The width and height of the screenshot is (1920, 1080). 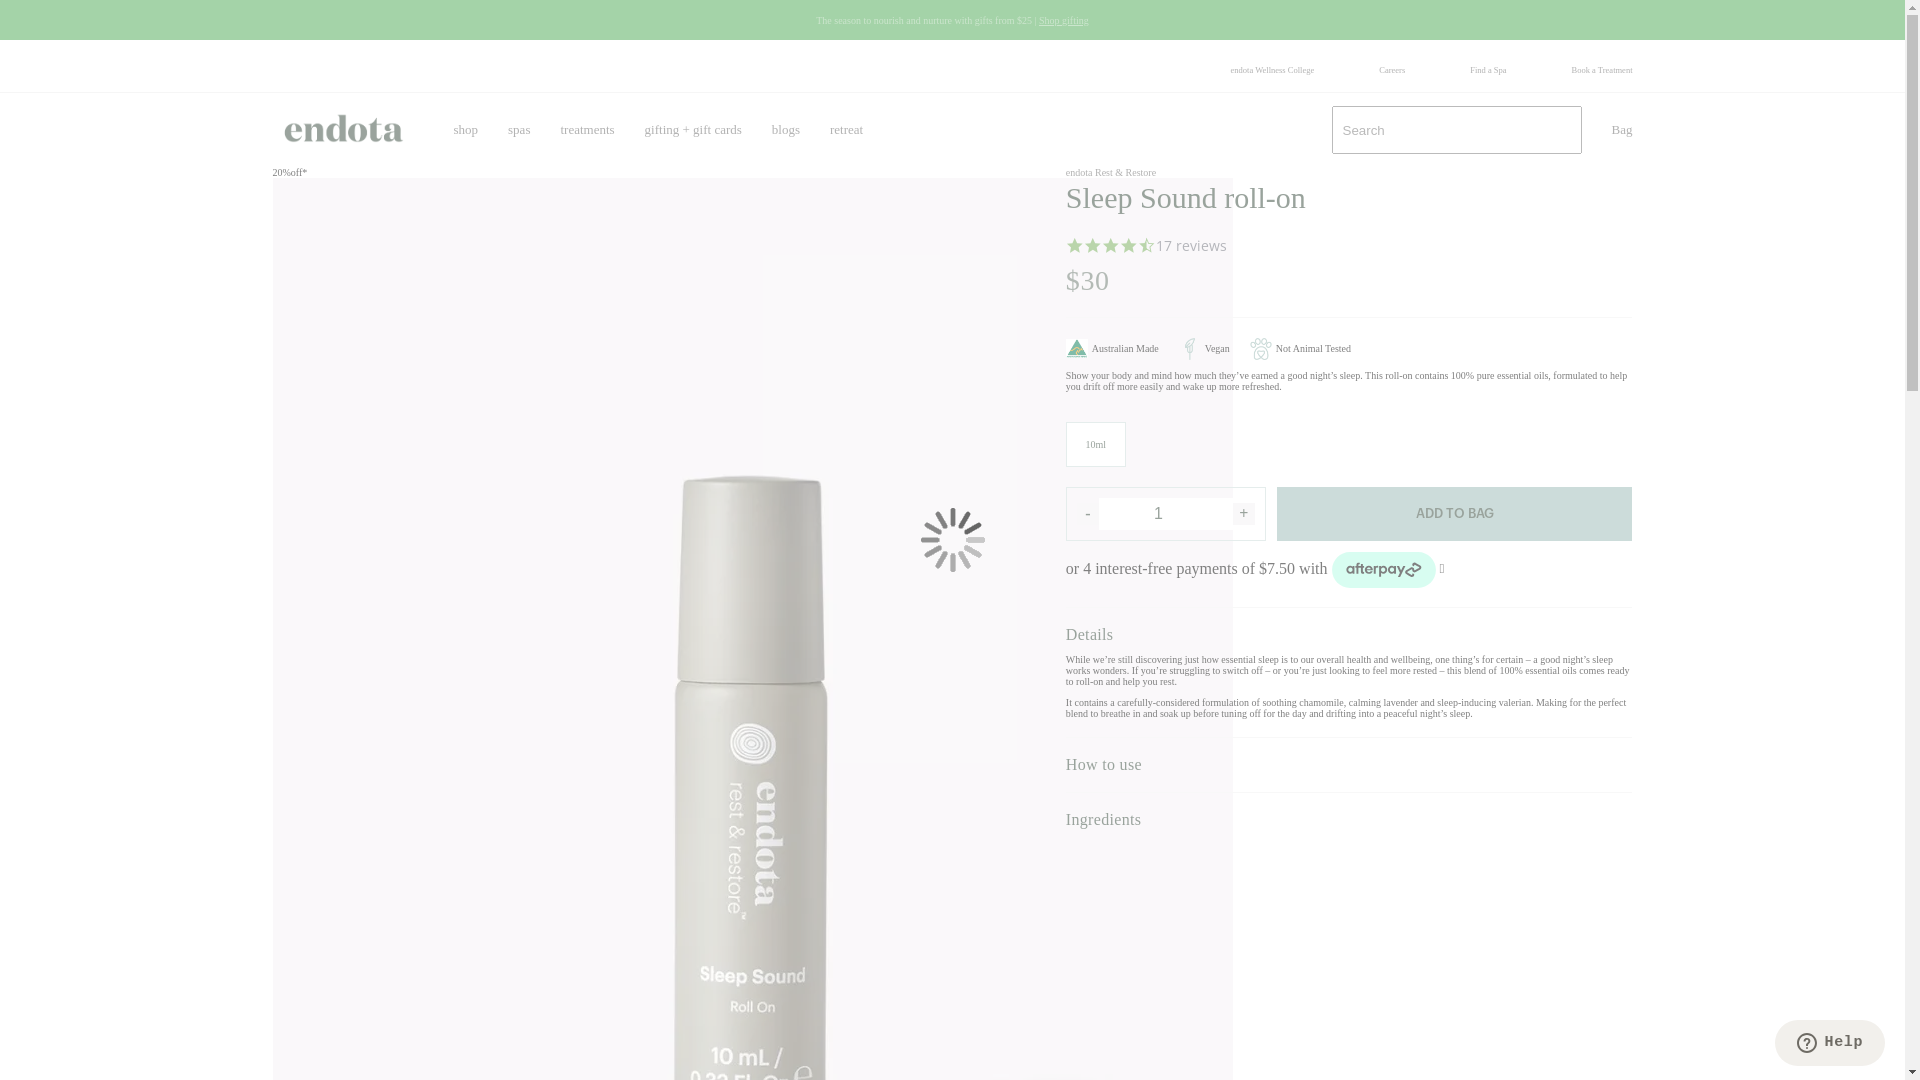 What do you see at coordinates (1454, 512) in the screenshot?
I see `'ADD TO BAG'` at bounding box center [1454, 512].